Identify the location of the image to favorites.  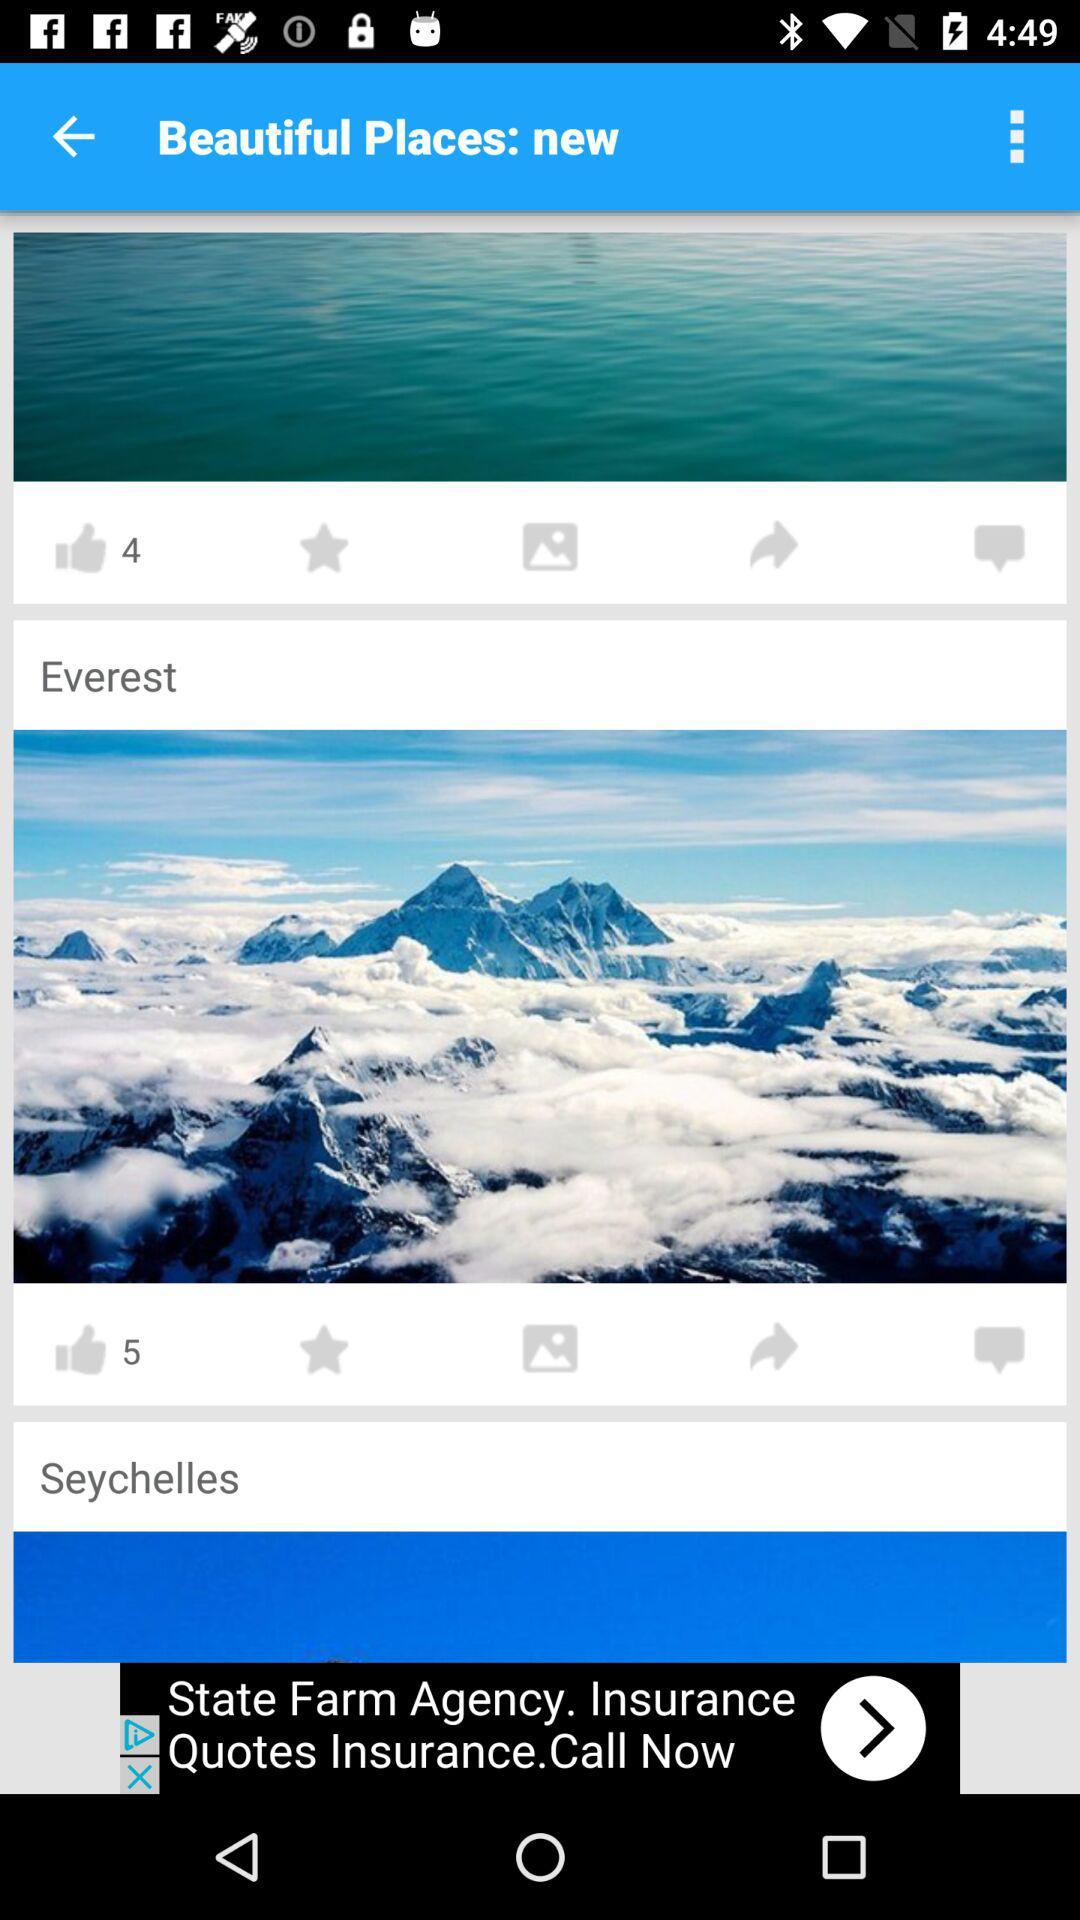
(324, 1349).